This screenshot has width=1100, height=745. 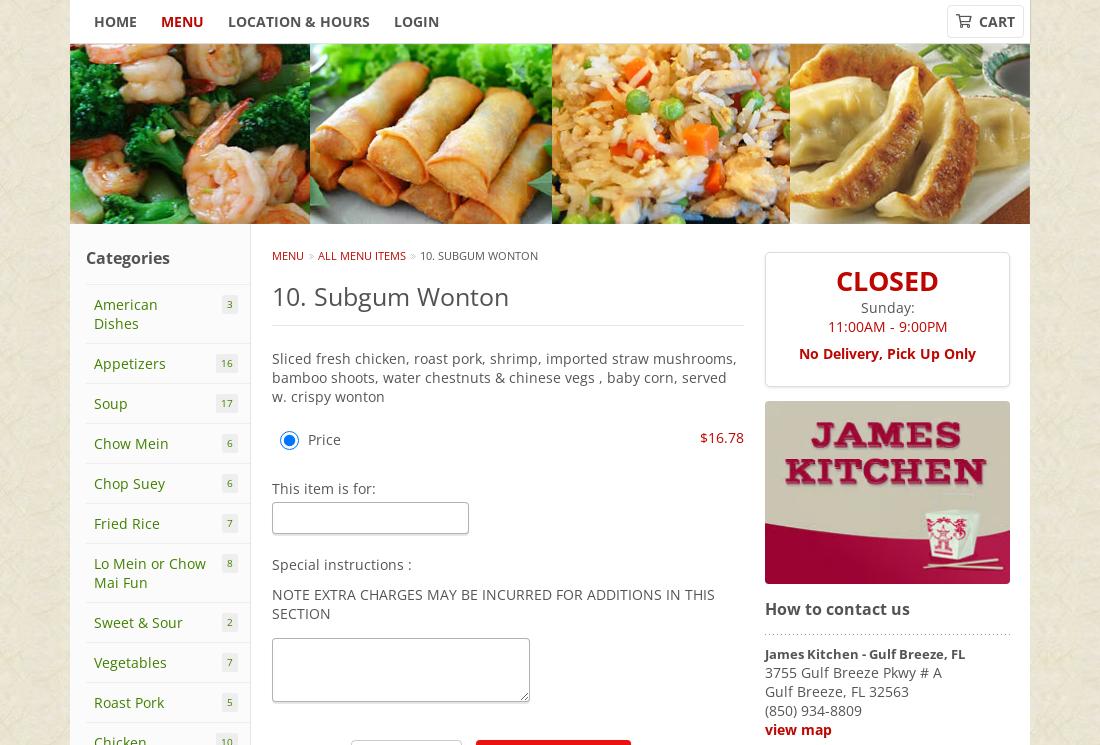 What do you see at coordinates (130, 661) in the screenshot?
I see `'Vegetables'` at bounding box center [130, 661].